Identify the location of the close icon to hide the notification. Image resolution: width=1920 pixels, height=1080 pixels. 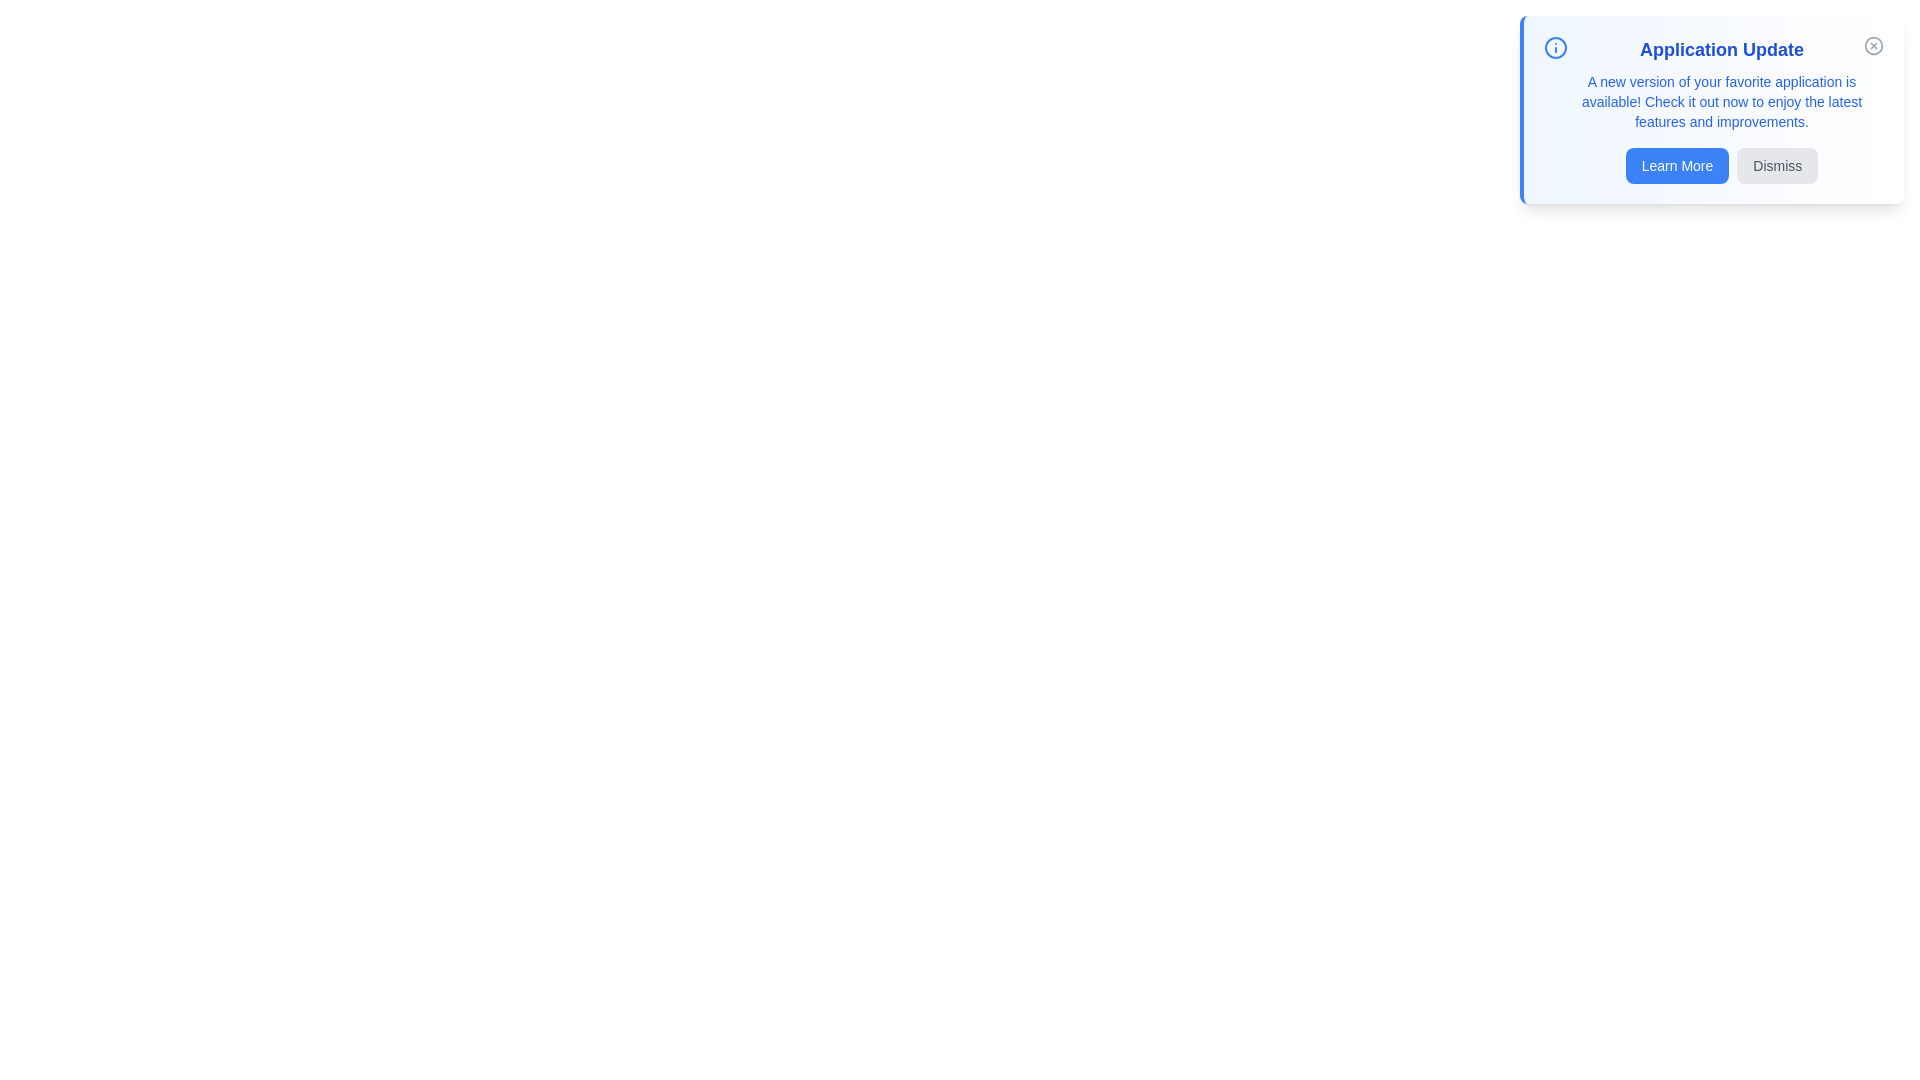
(1872, 45).